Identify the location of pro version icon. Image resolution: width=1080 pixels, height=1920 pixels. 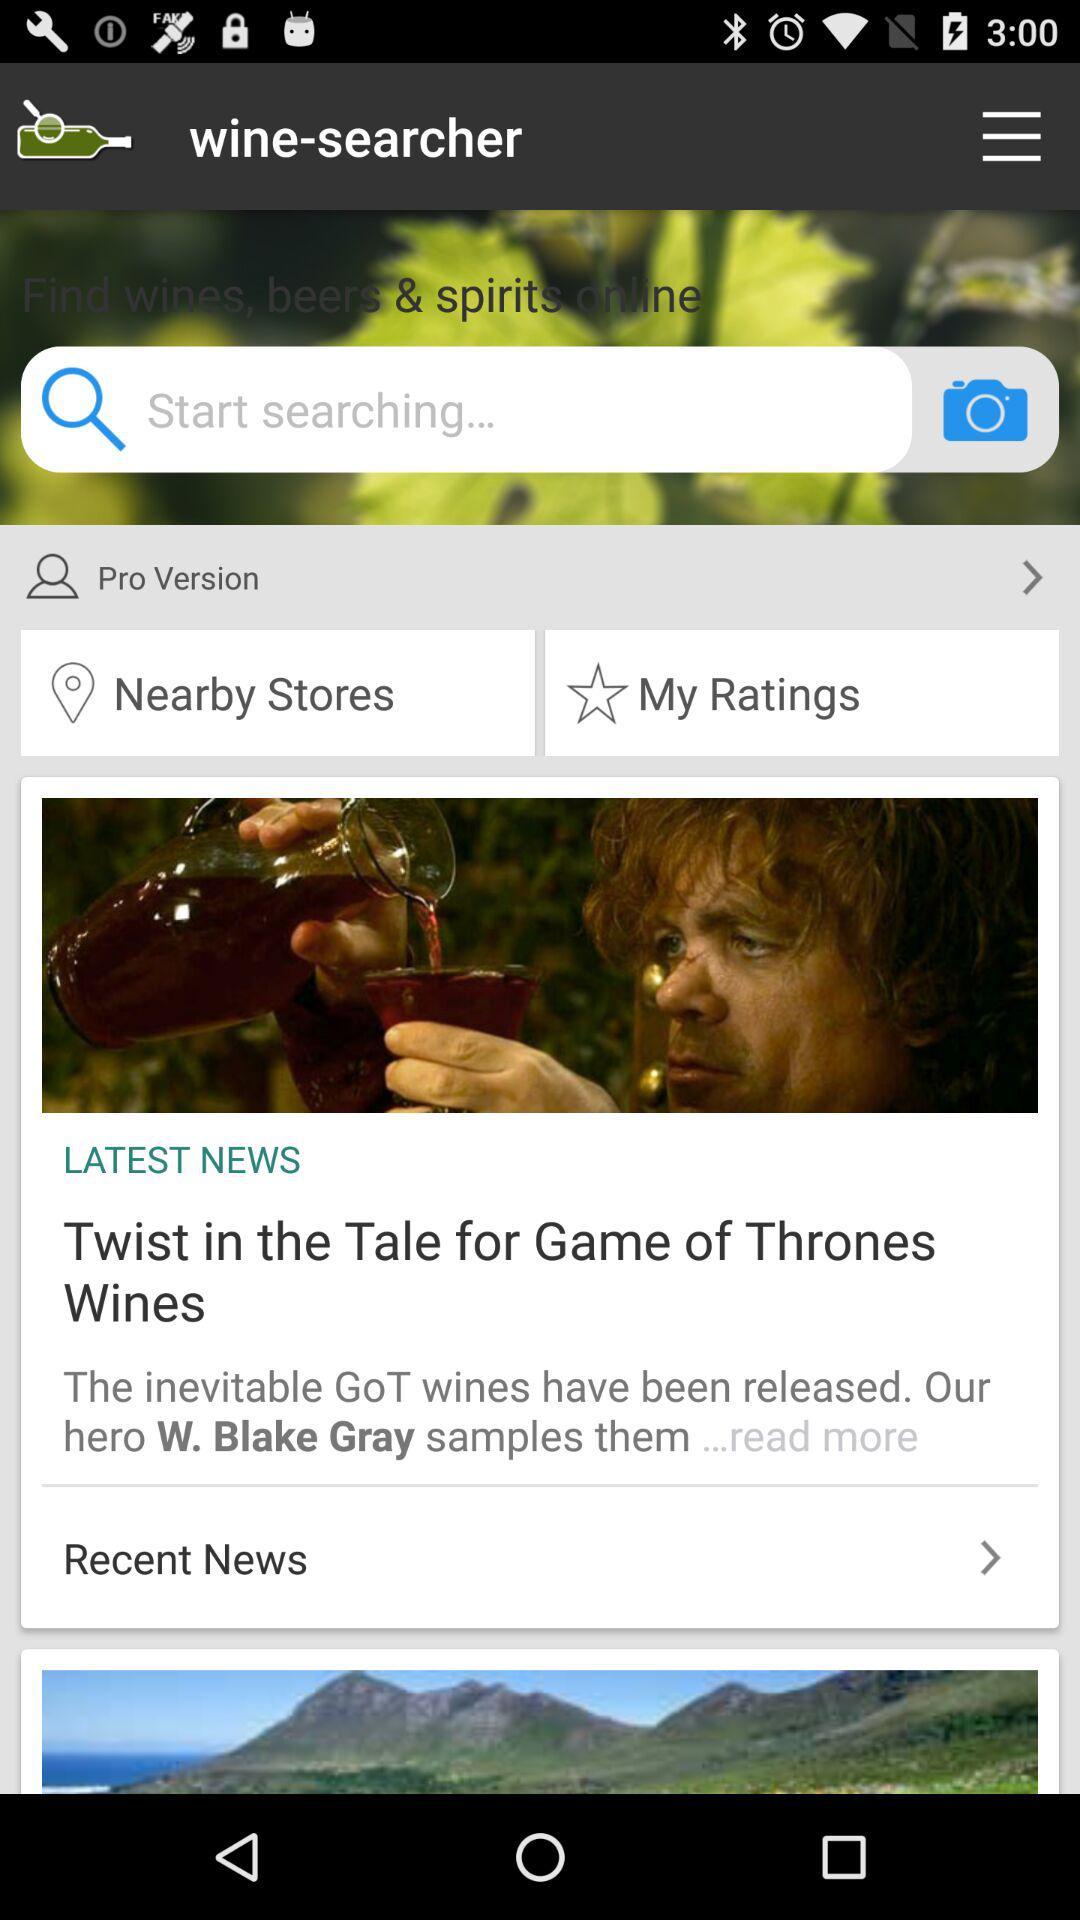
(512, 576).